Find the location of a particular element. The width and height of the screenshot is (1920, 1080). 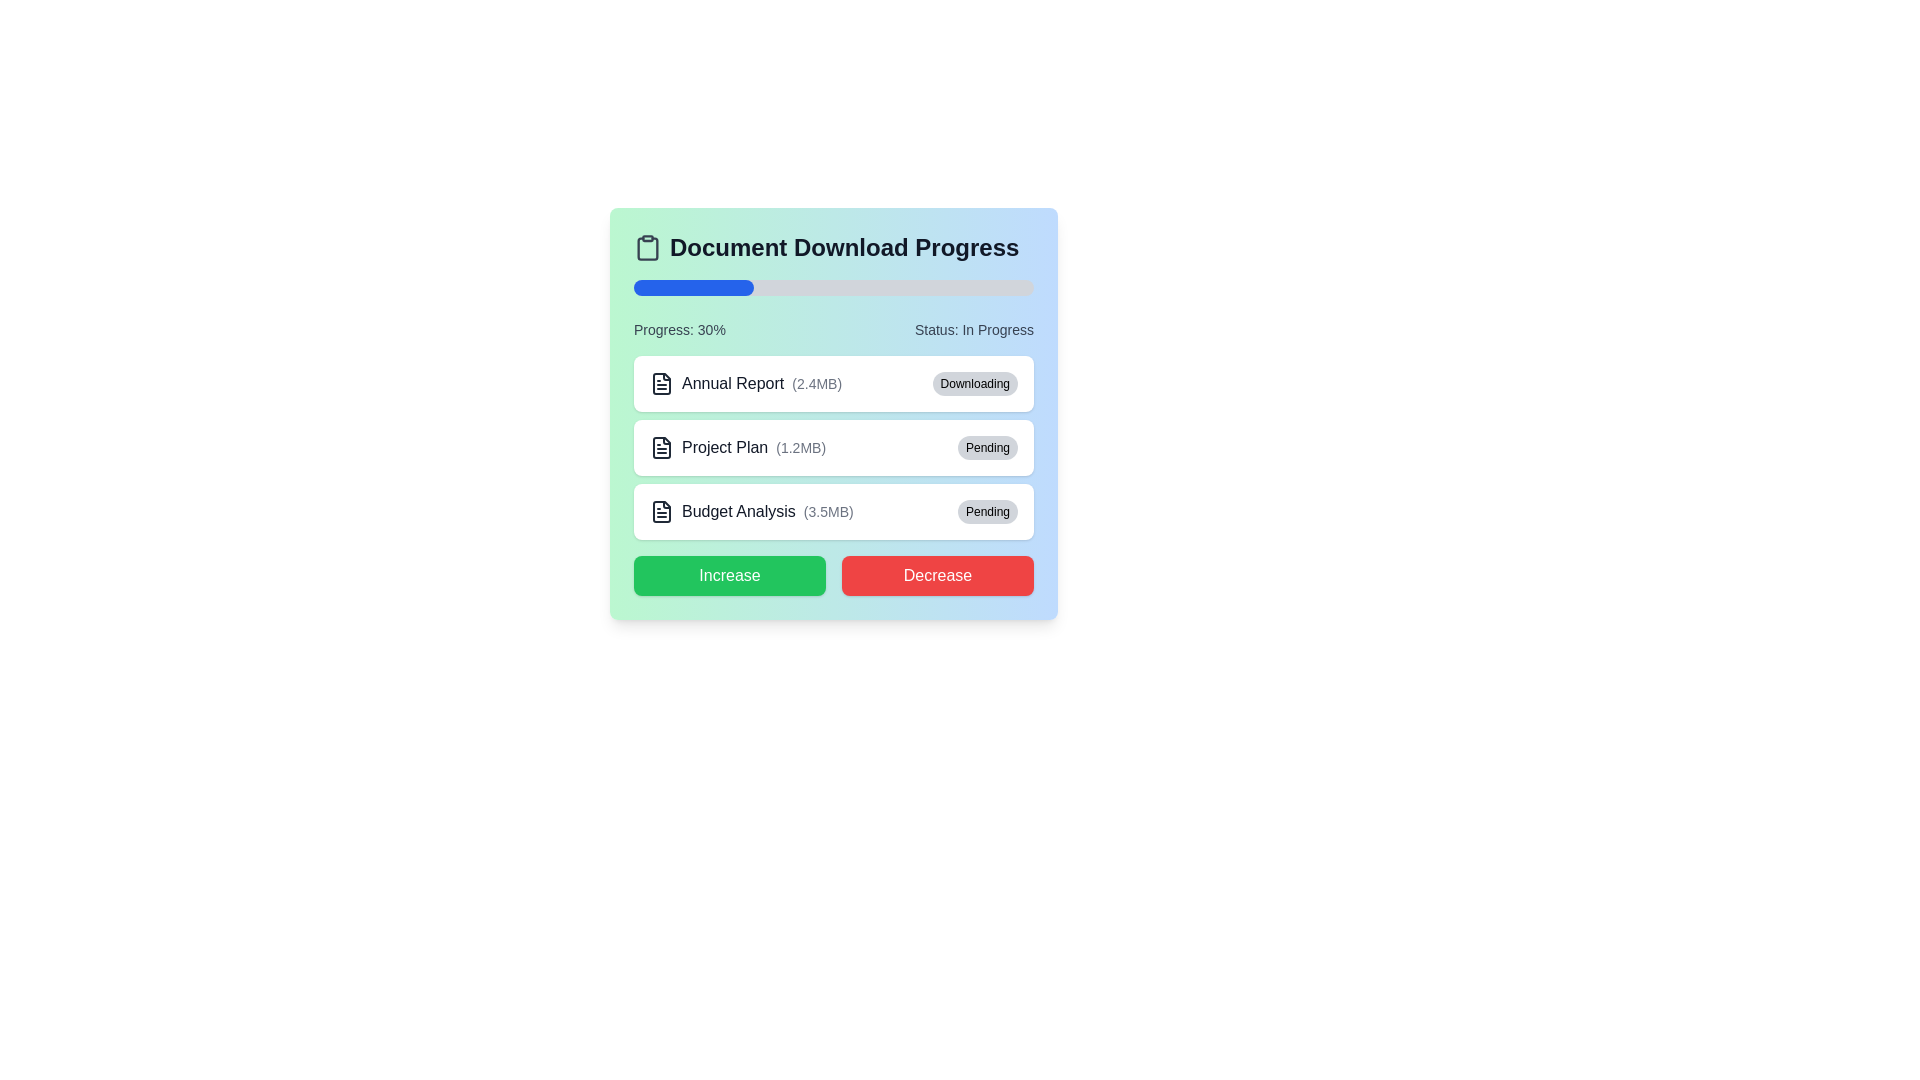

the decorative shape within the clipboard icon, which is located at the top-left corner of the interface, adjacent to the title 'Document Download Progress' is located at coordinates (648, 248).